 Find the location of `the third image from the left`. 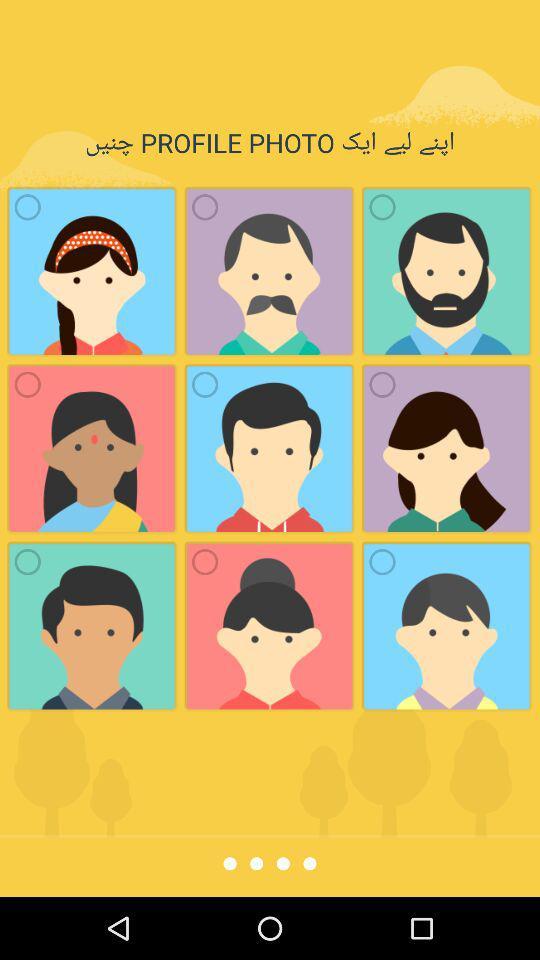

the third image from the left is located at coordinates (447, 270).